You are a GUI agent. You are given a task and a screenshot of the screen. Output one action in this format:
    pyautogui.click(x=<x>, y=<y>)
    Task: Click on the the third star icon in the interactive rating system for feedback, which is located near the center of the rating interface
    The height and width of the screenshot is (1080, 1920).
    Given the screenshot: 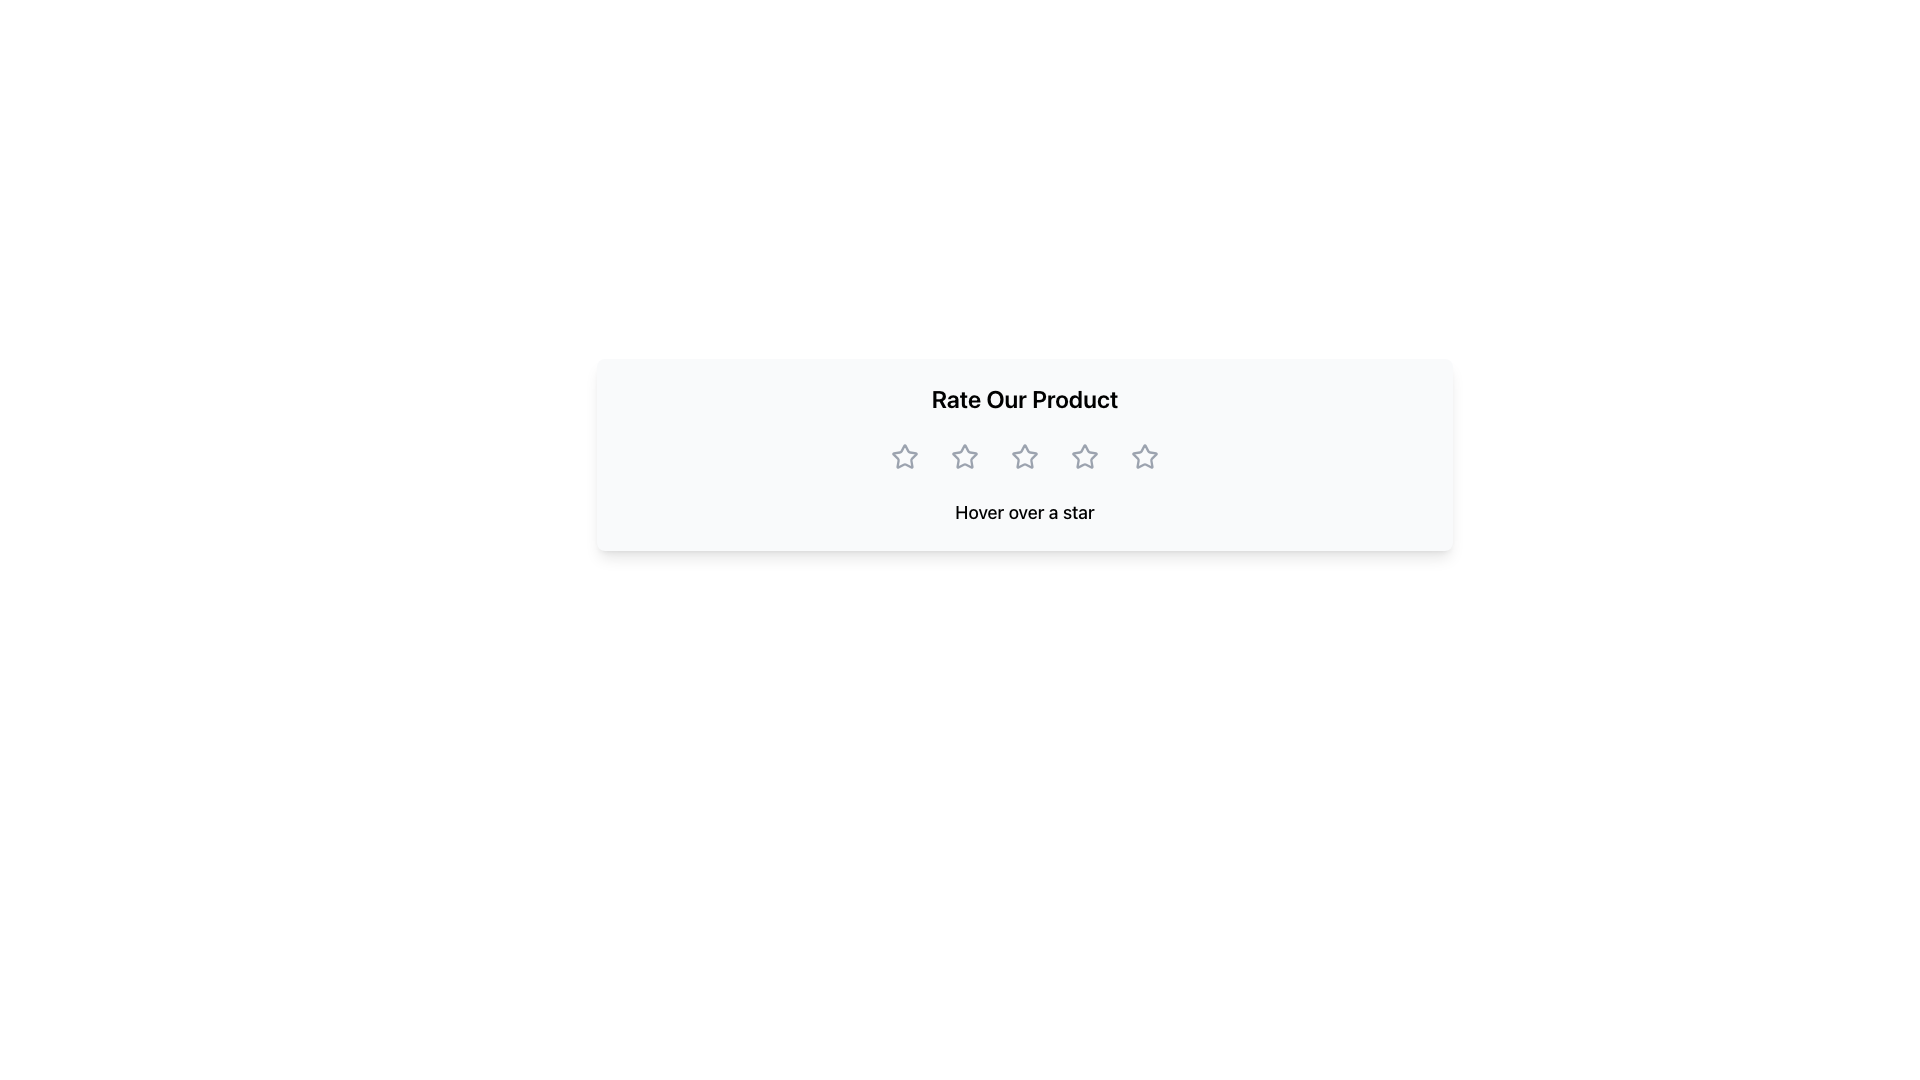 What is the action you would take?
    pyautogui.click(x=1025, y=456)
    